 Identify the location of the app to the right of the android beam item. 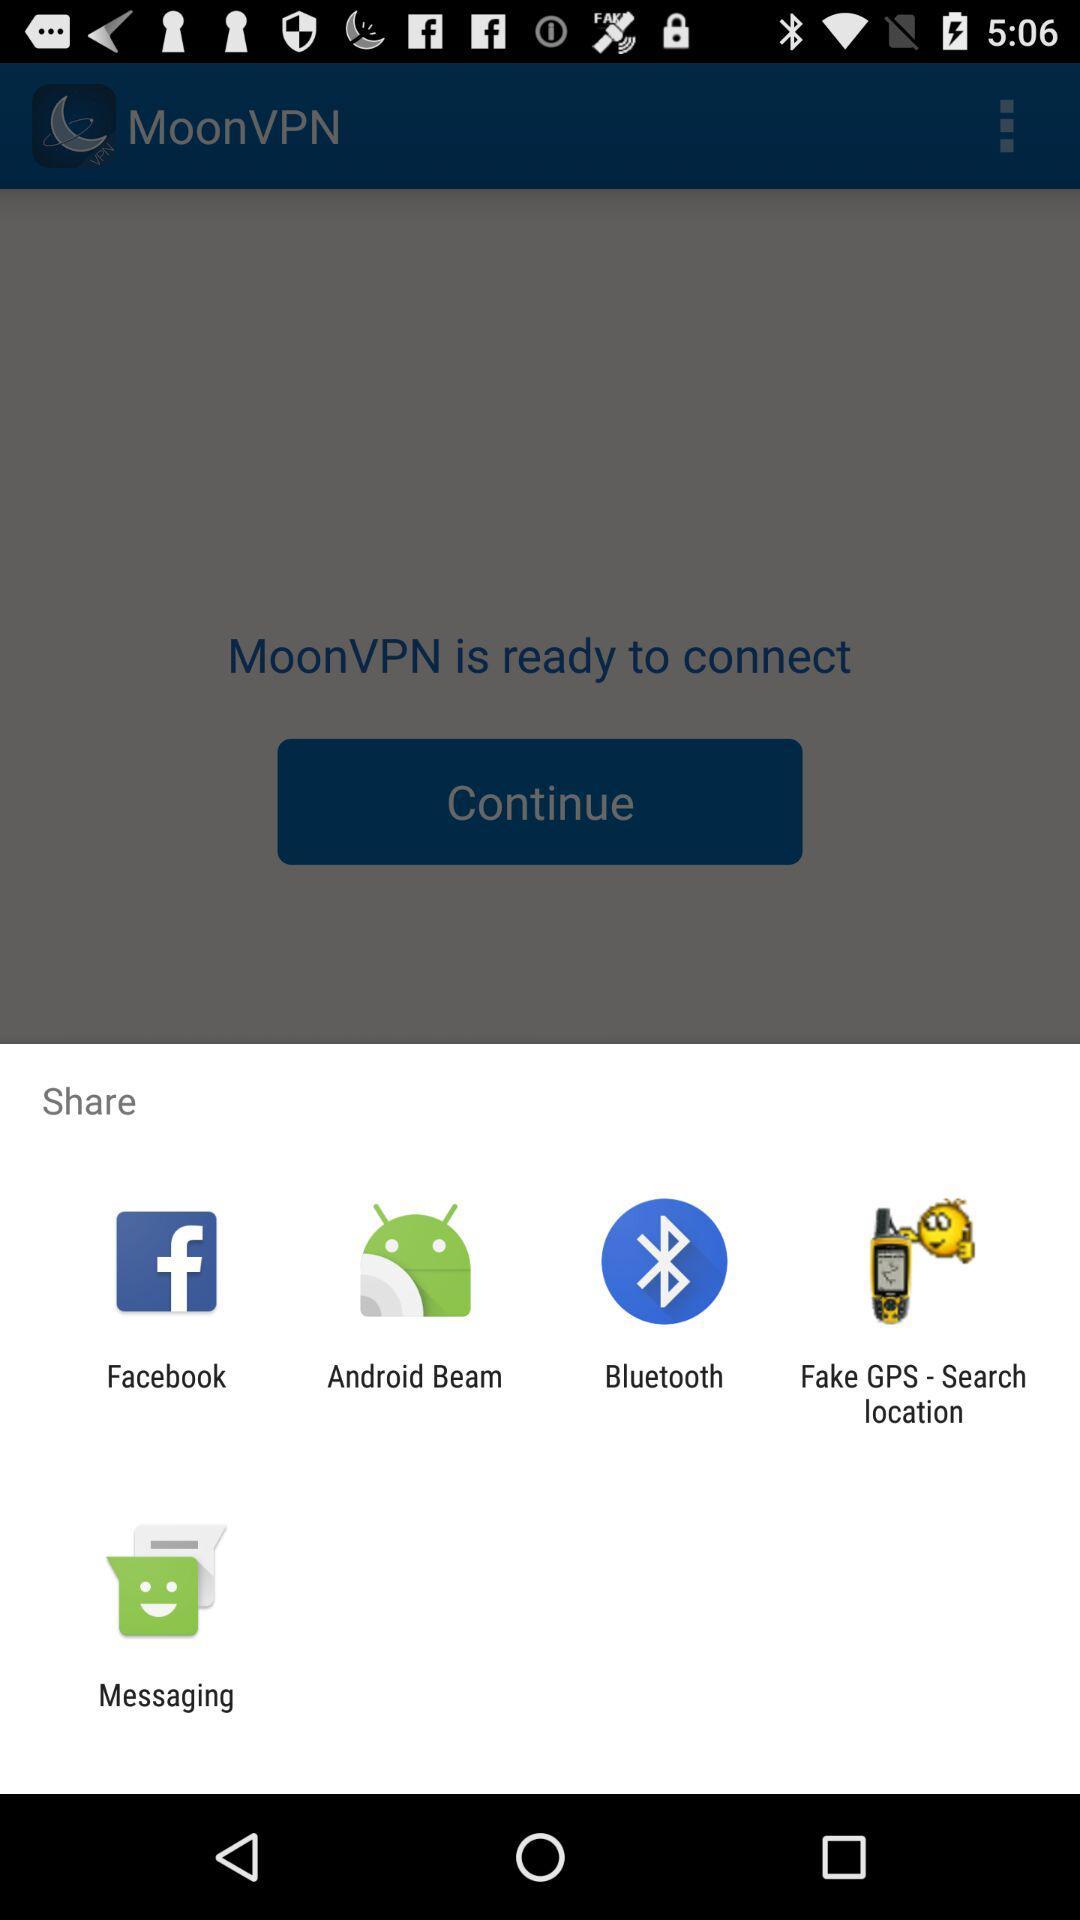
(664, 1392).